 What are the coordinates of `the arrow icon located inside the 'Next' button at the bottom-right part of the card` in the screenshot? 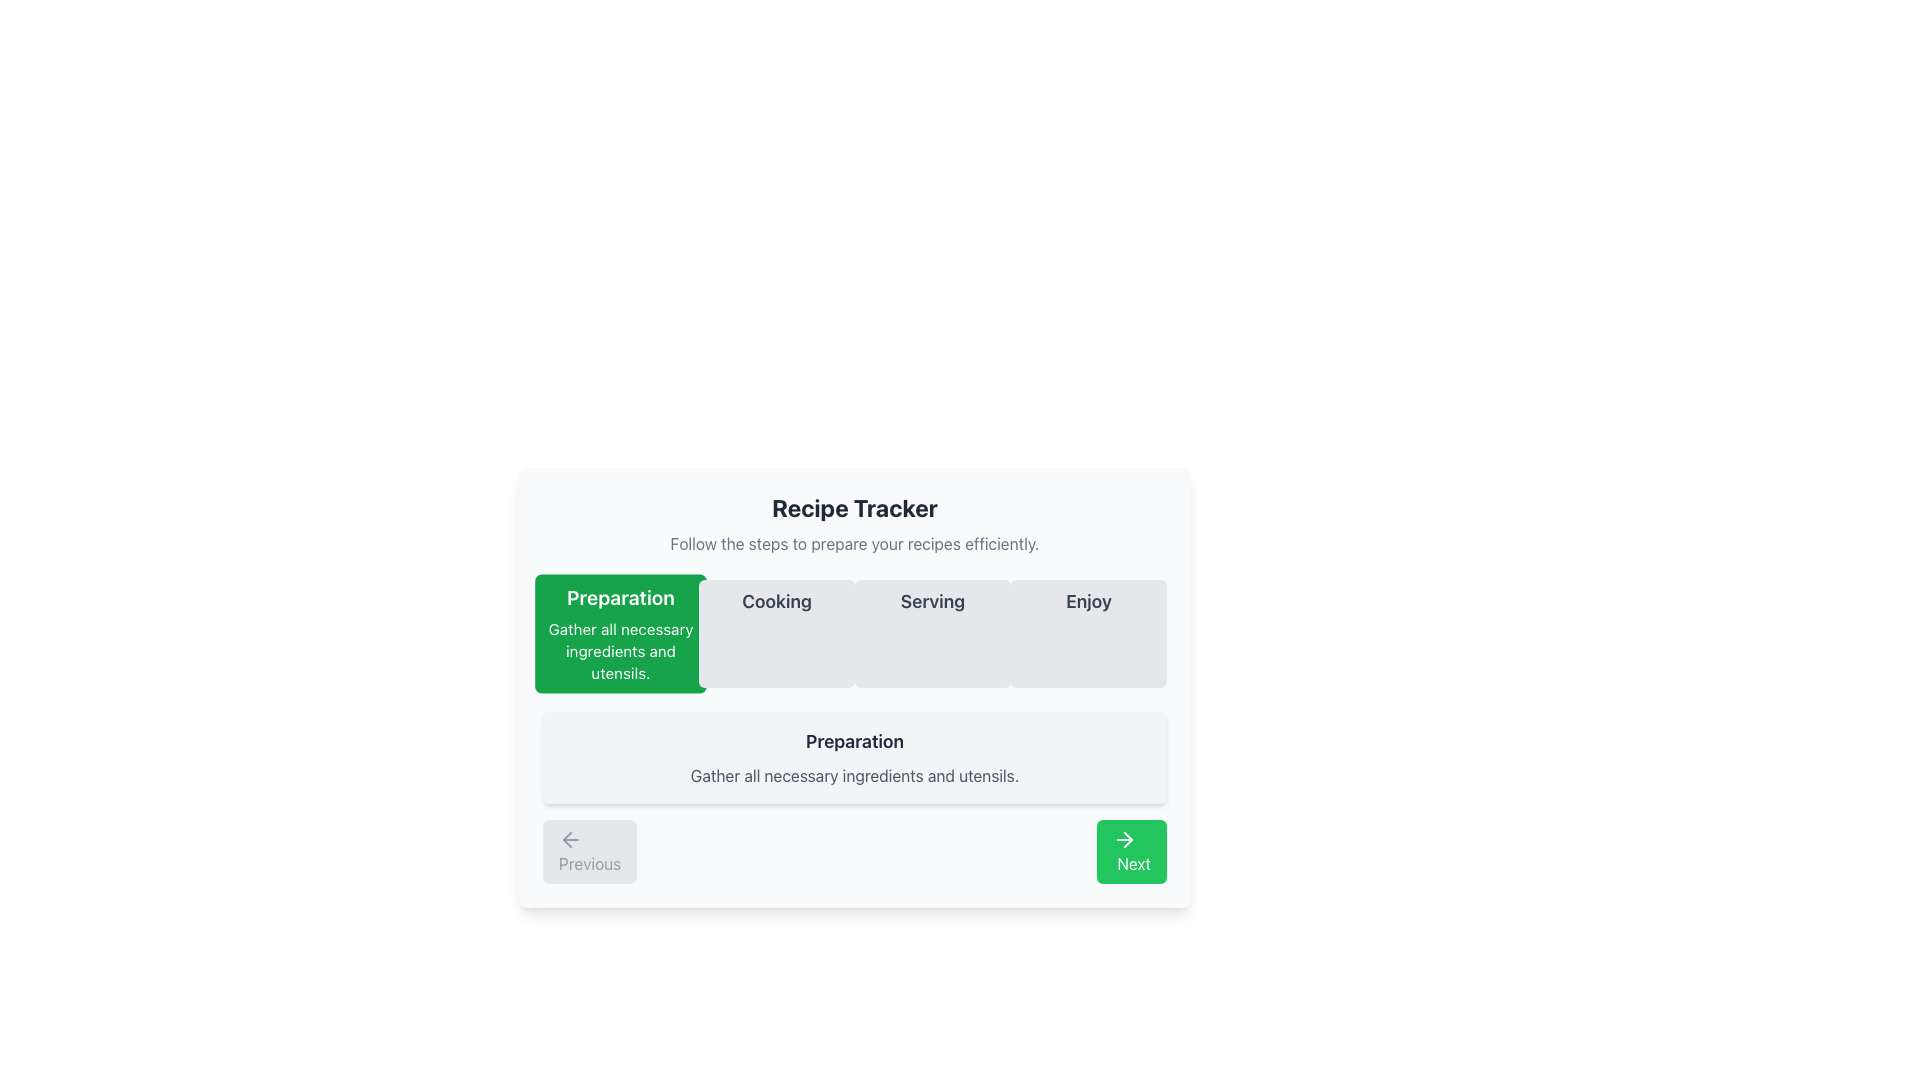 It's located at (1125, 840).